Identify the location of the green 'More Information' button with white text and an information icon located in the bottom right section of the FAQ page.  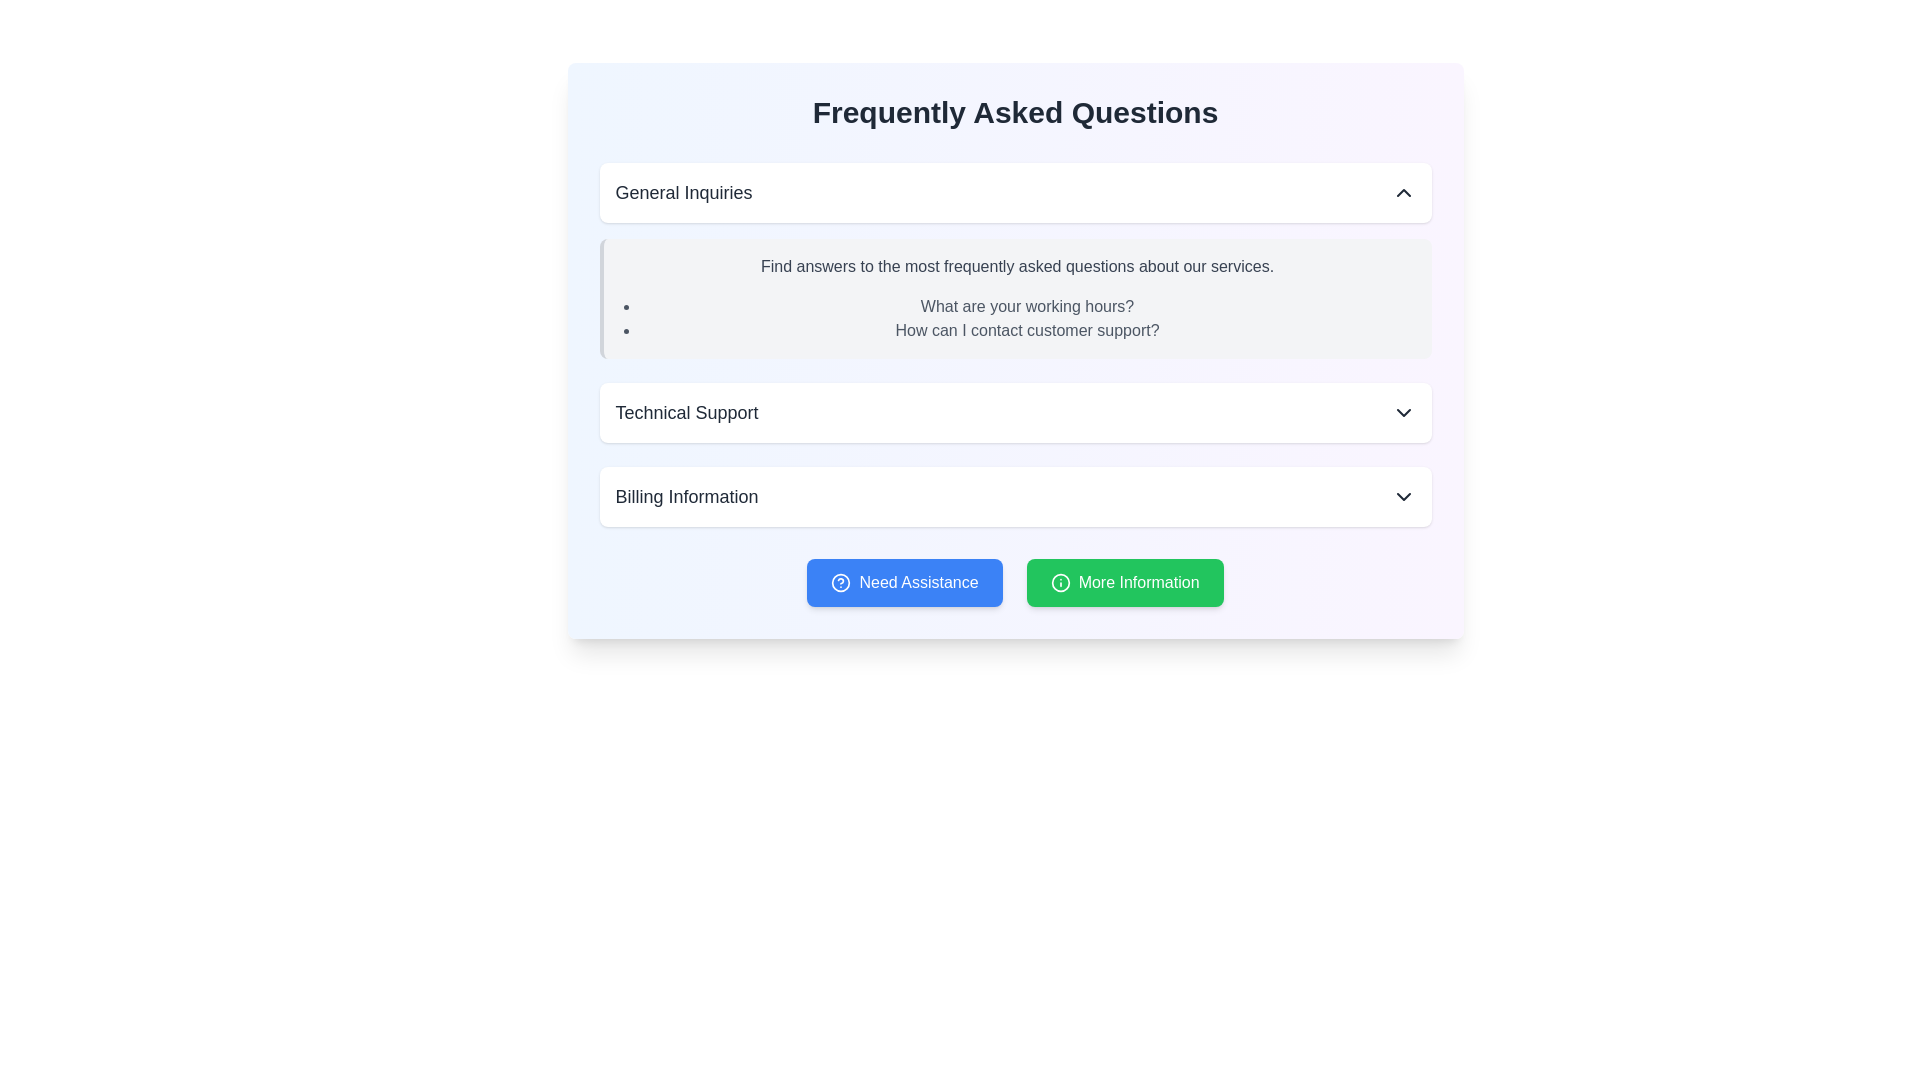
(1125, 582).